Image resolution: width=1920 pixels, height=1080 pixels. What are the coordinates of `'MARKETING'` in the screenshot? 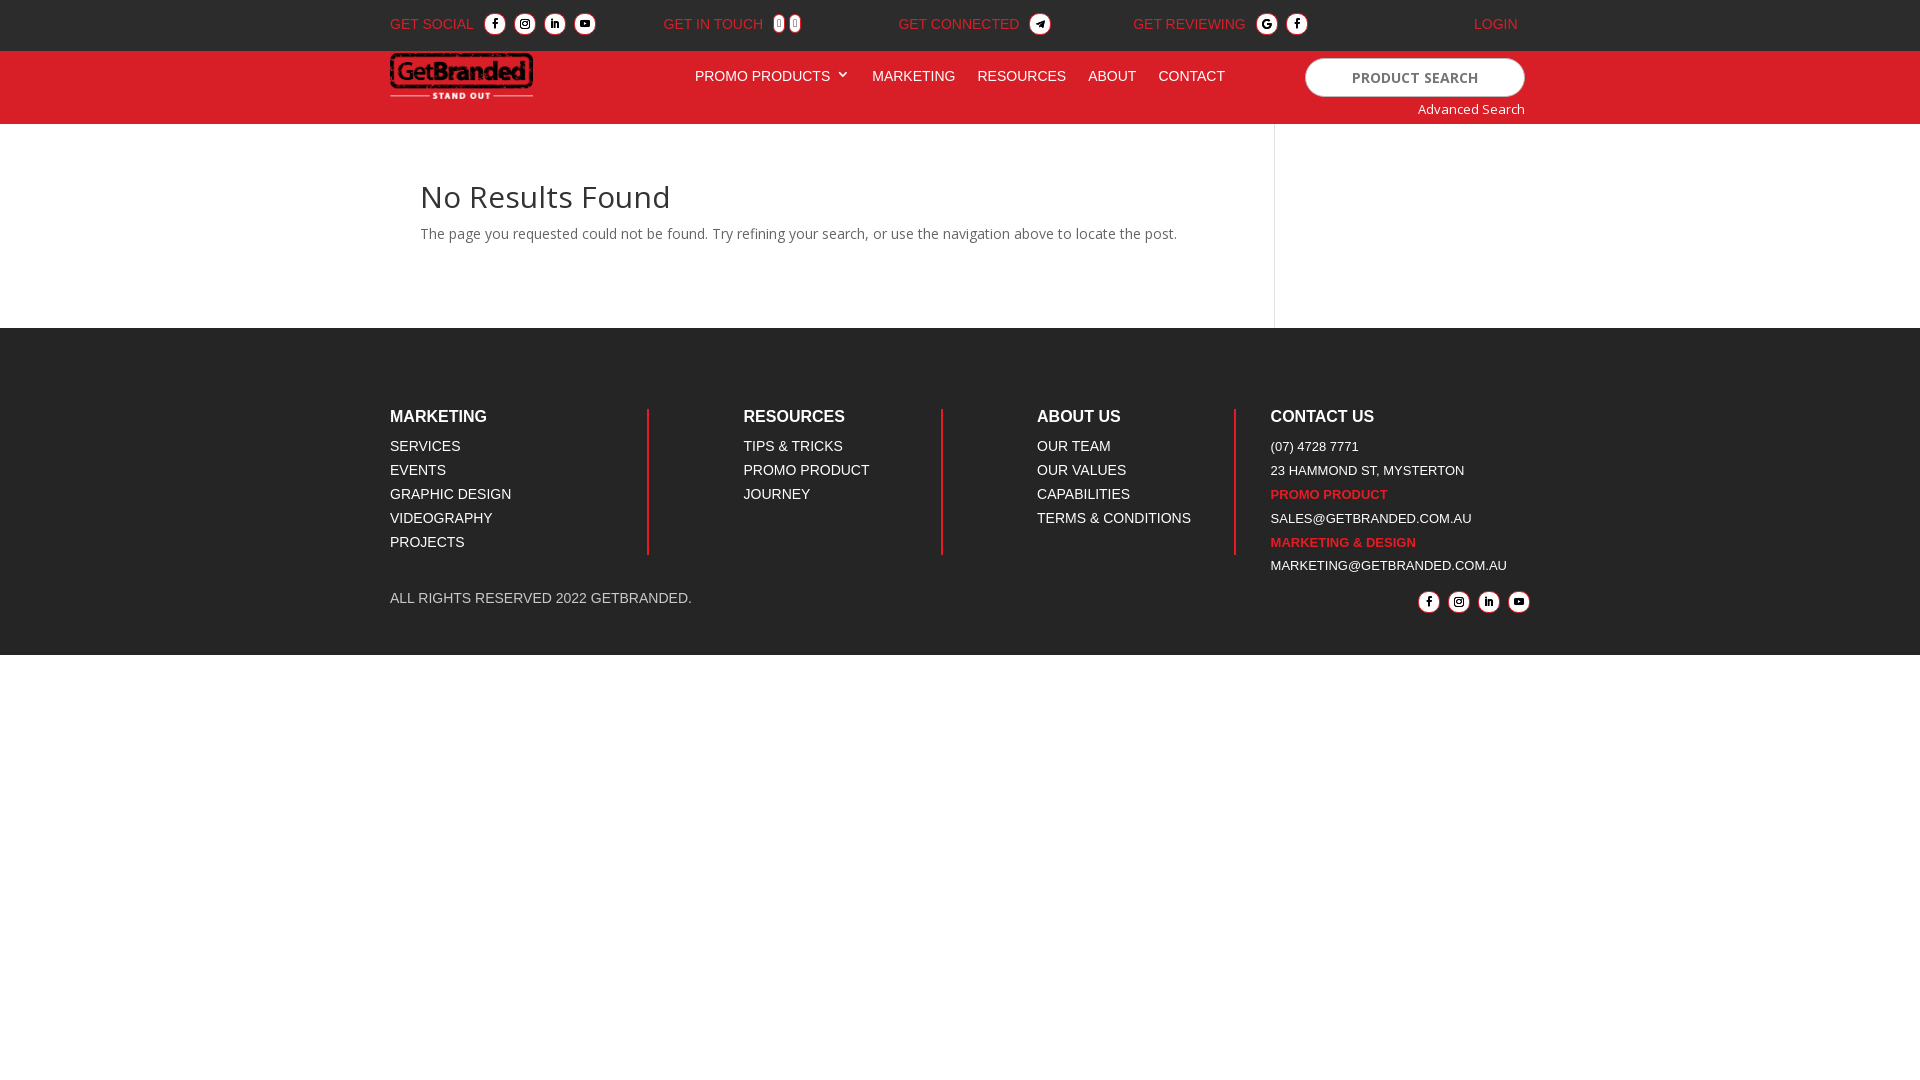 It's located at (912, 79).